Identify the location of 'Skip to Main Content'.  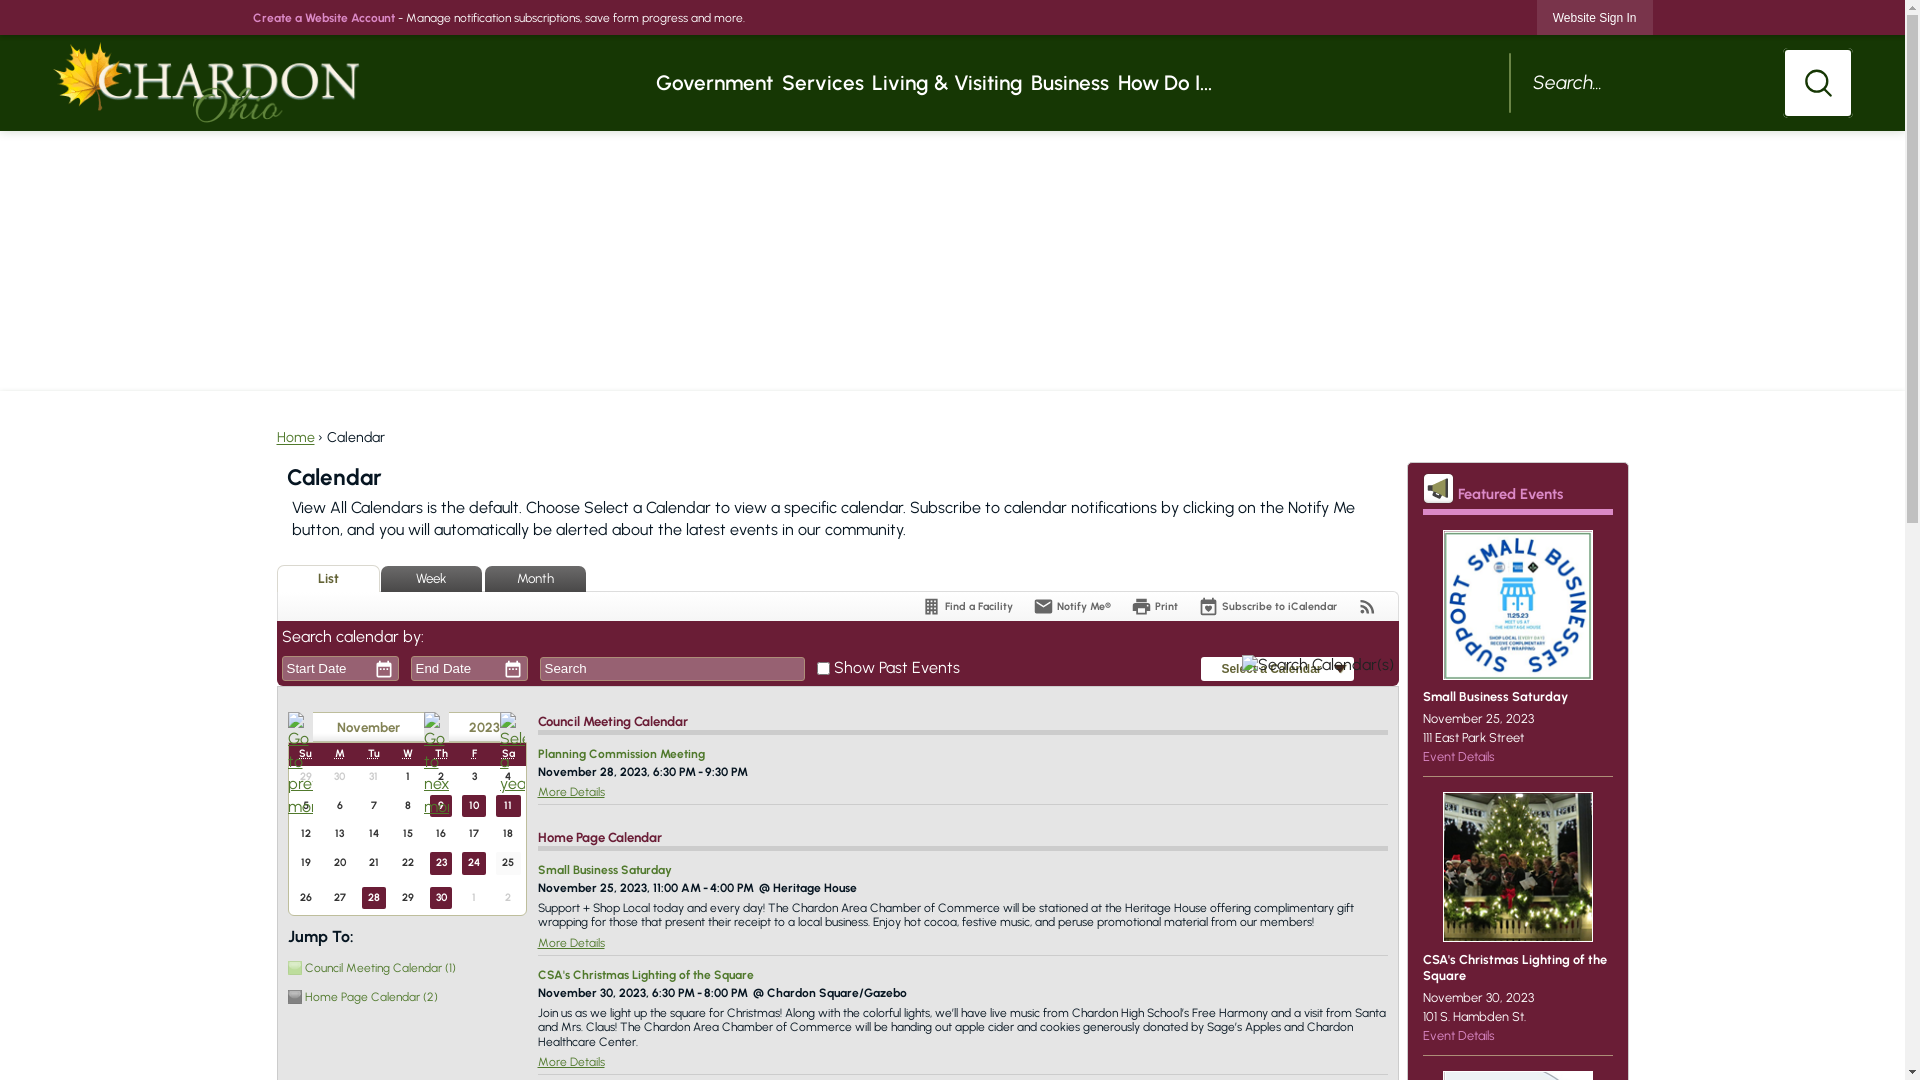
(9, 8).